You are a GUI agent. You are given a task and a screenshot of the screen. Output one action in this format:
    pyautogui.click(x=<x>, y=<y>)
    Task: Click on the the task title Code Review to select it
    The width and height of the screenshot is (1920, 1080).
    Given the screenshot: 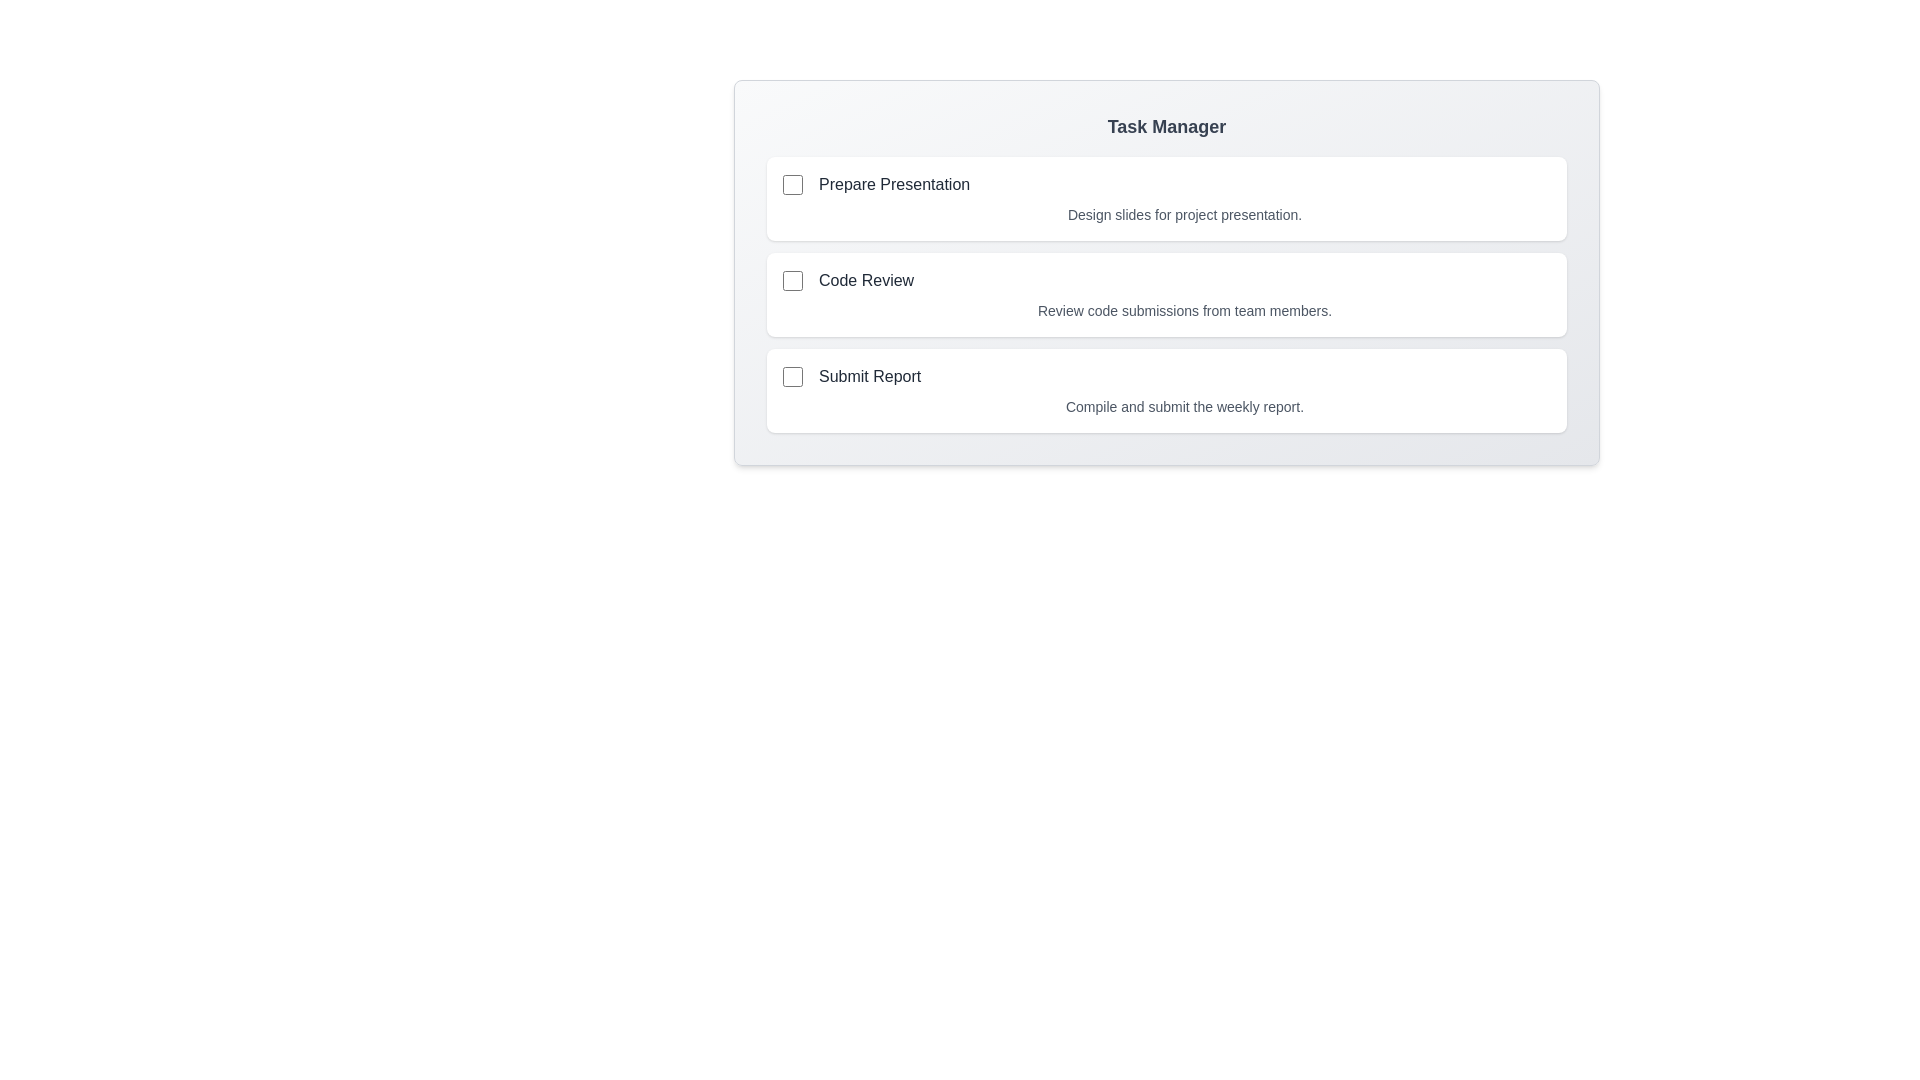 What is the action you would take?
    pyautogui.click(x=866, y=281)
    